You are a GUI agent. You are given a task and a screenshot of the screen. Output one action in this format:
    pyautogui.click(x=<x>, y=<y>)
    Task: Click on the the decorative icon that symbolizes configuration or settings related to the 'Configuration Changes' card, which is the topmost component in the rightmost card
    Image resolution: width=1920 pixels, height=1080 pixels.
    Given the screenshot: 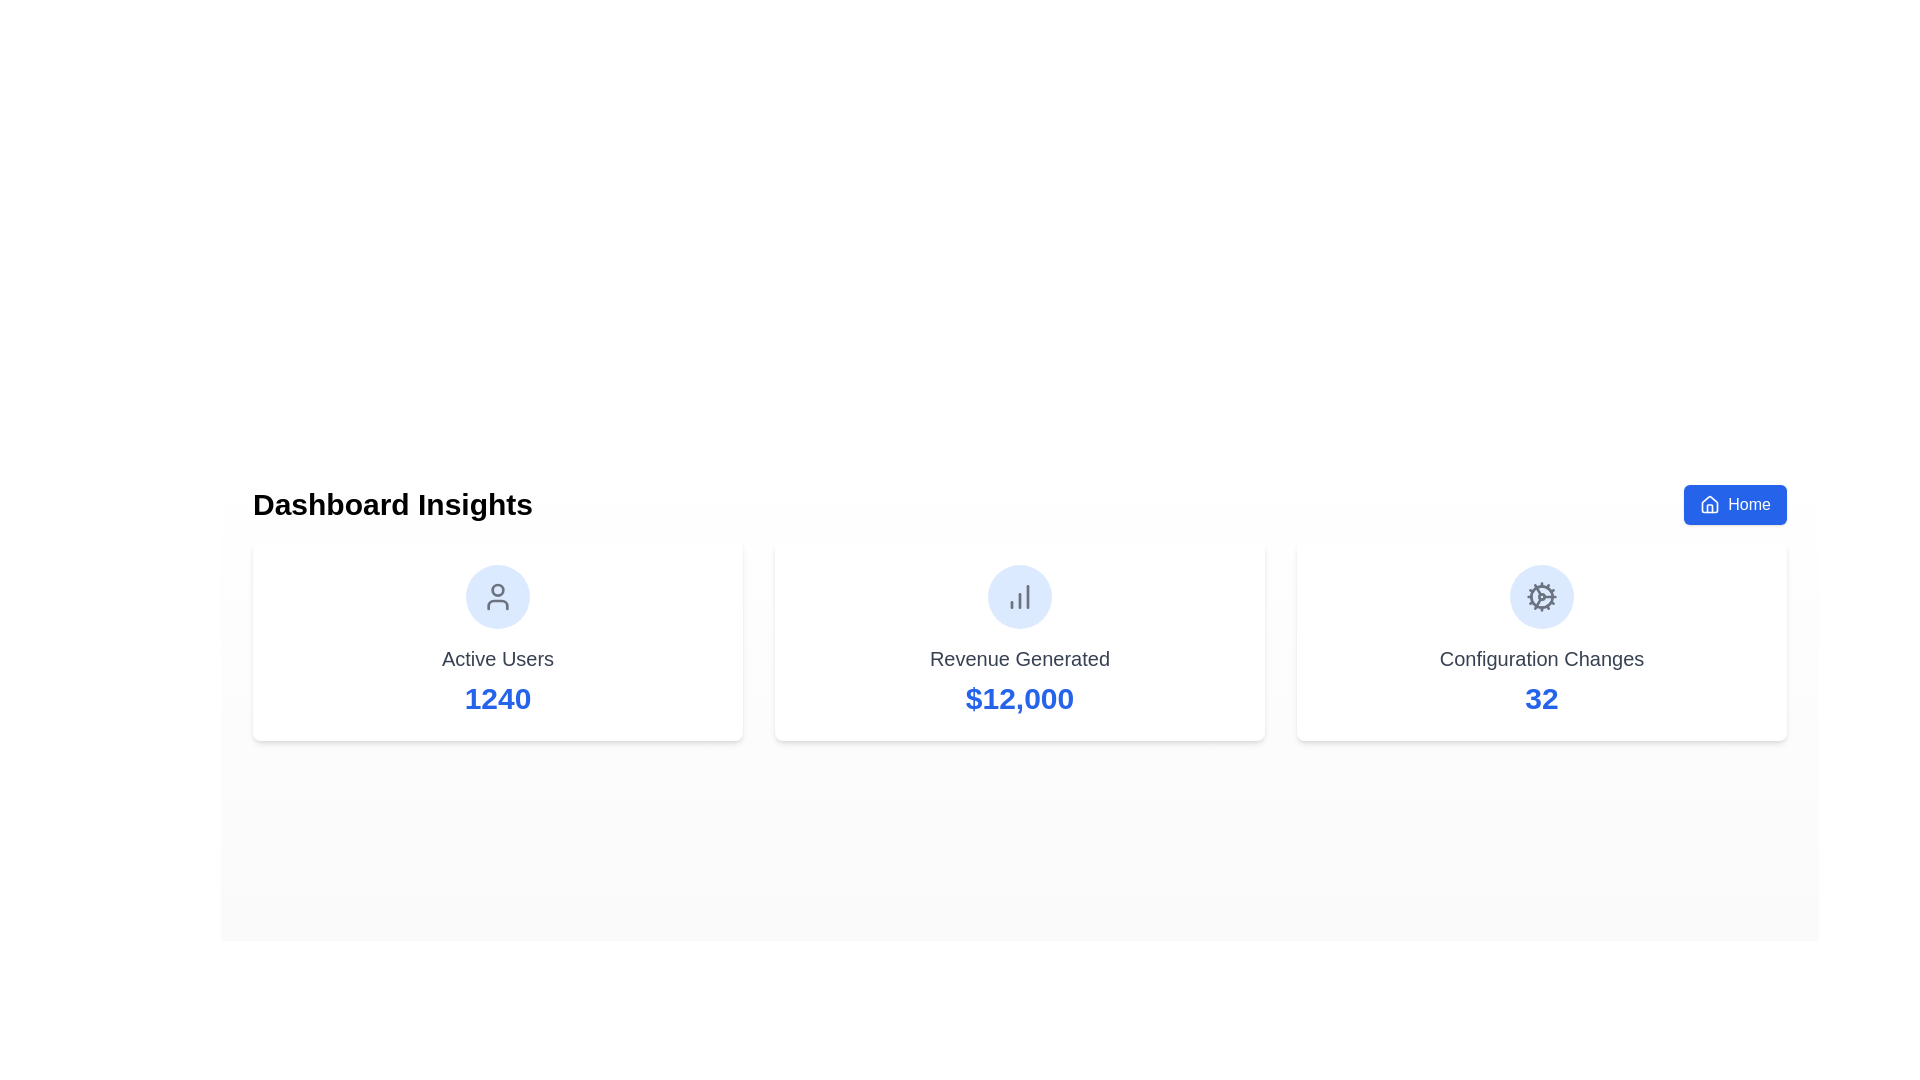 What is the action you would take?
    pyautogui.click(x=1540, y=596)
    